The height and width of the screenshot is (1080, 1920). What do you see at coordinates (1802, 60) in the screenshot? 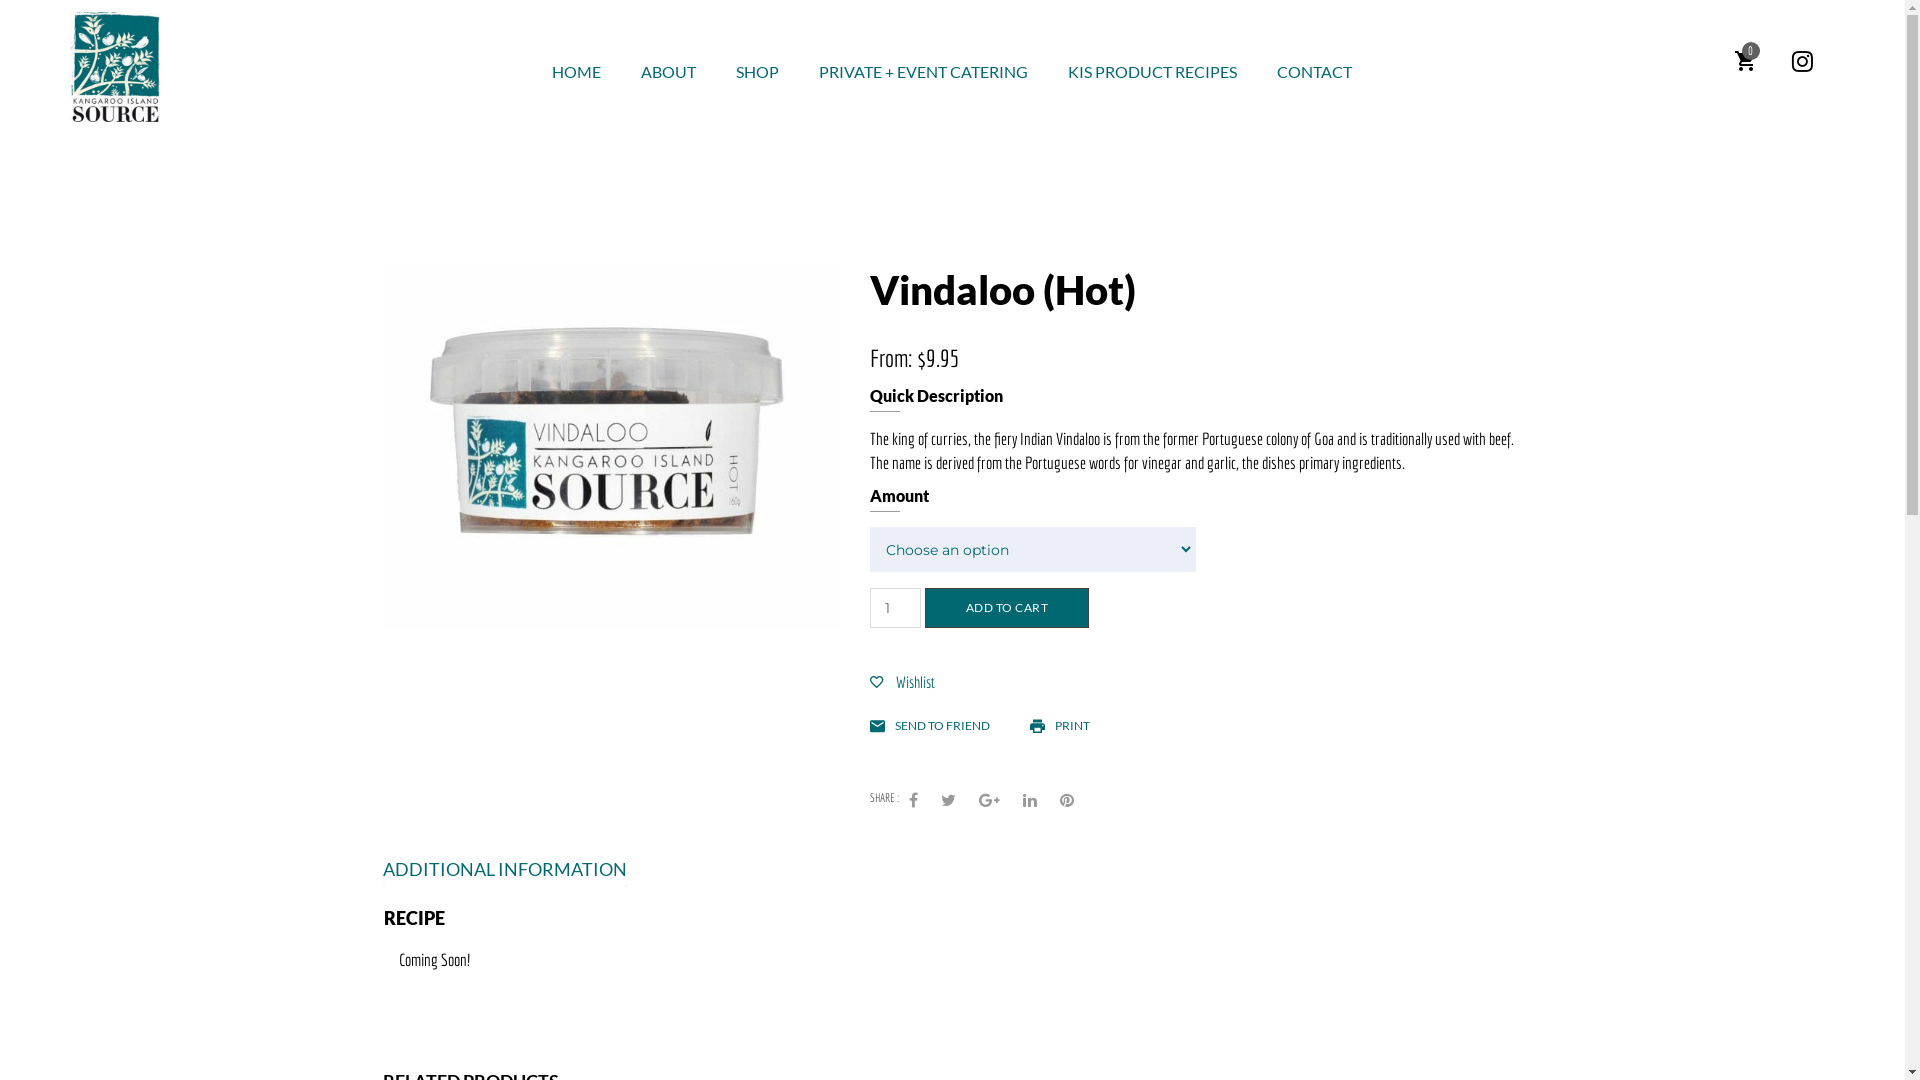
I see `'Instagram'` at bounding box center [1802, 60].